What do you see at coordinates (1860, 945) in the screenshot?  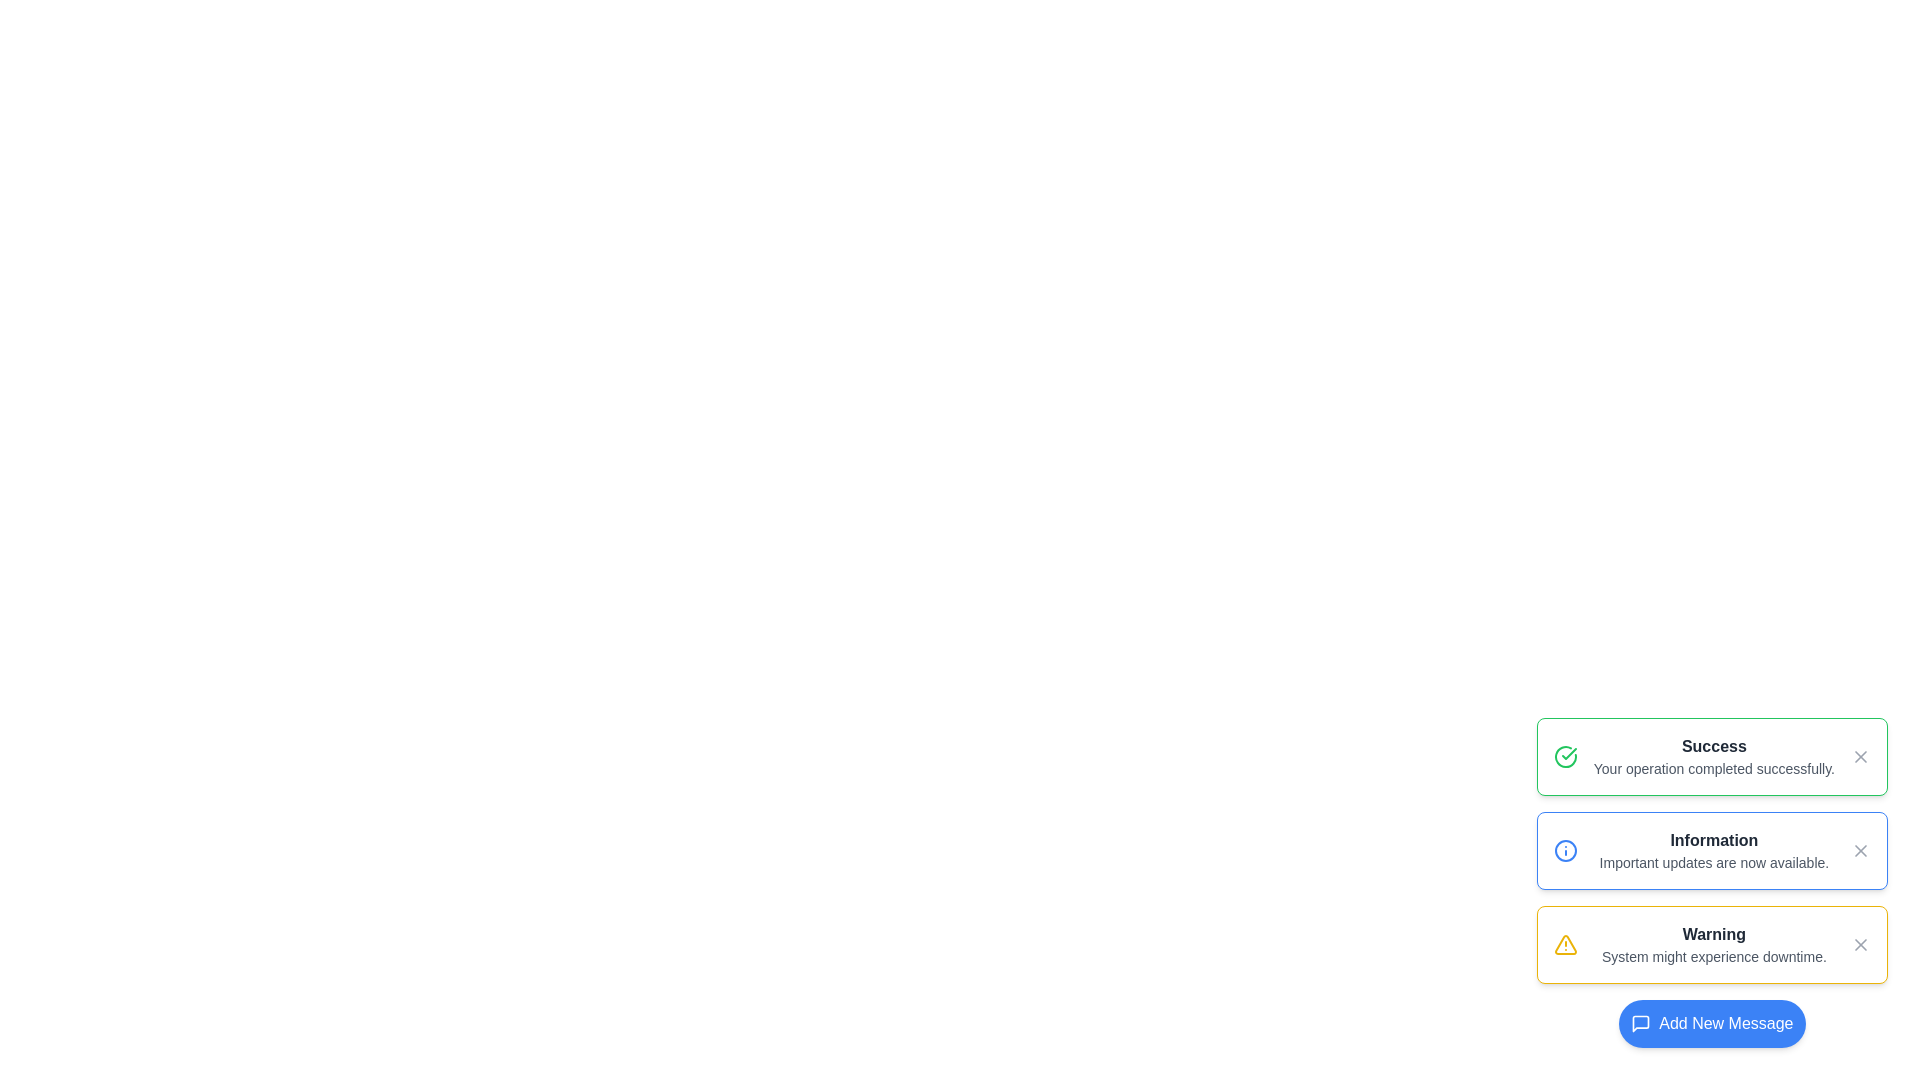 I see `the Close Button Icon, shaped like an 'X'` at bounding box center [1860, 945].